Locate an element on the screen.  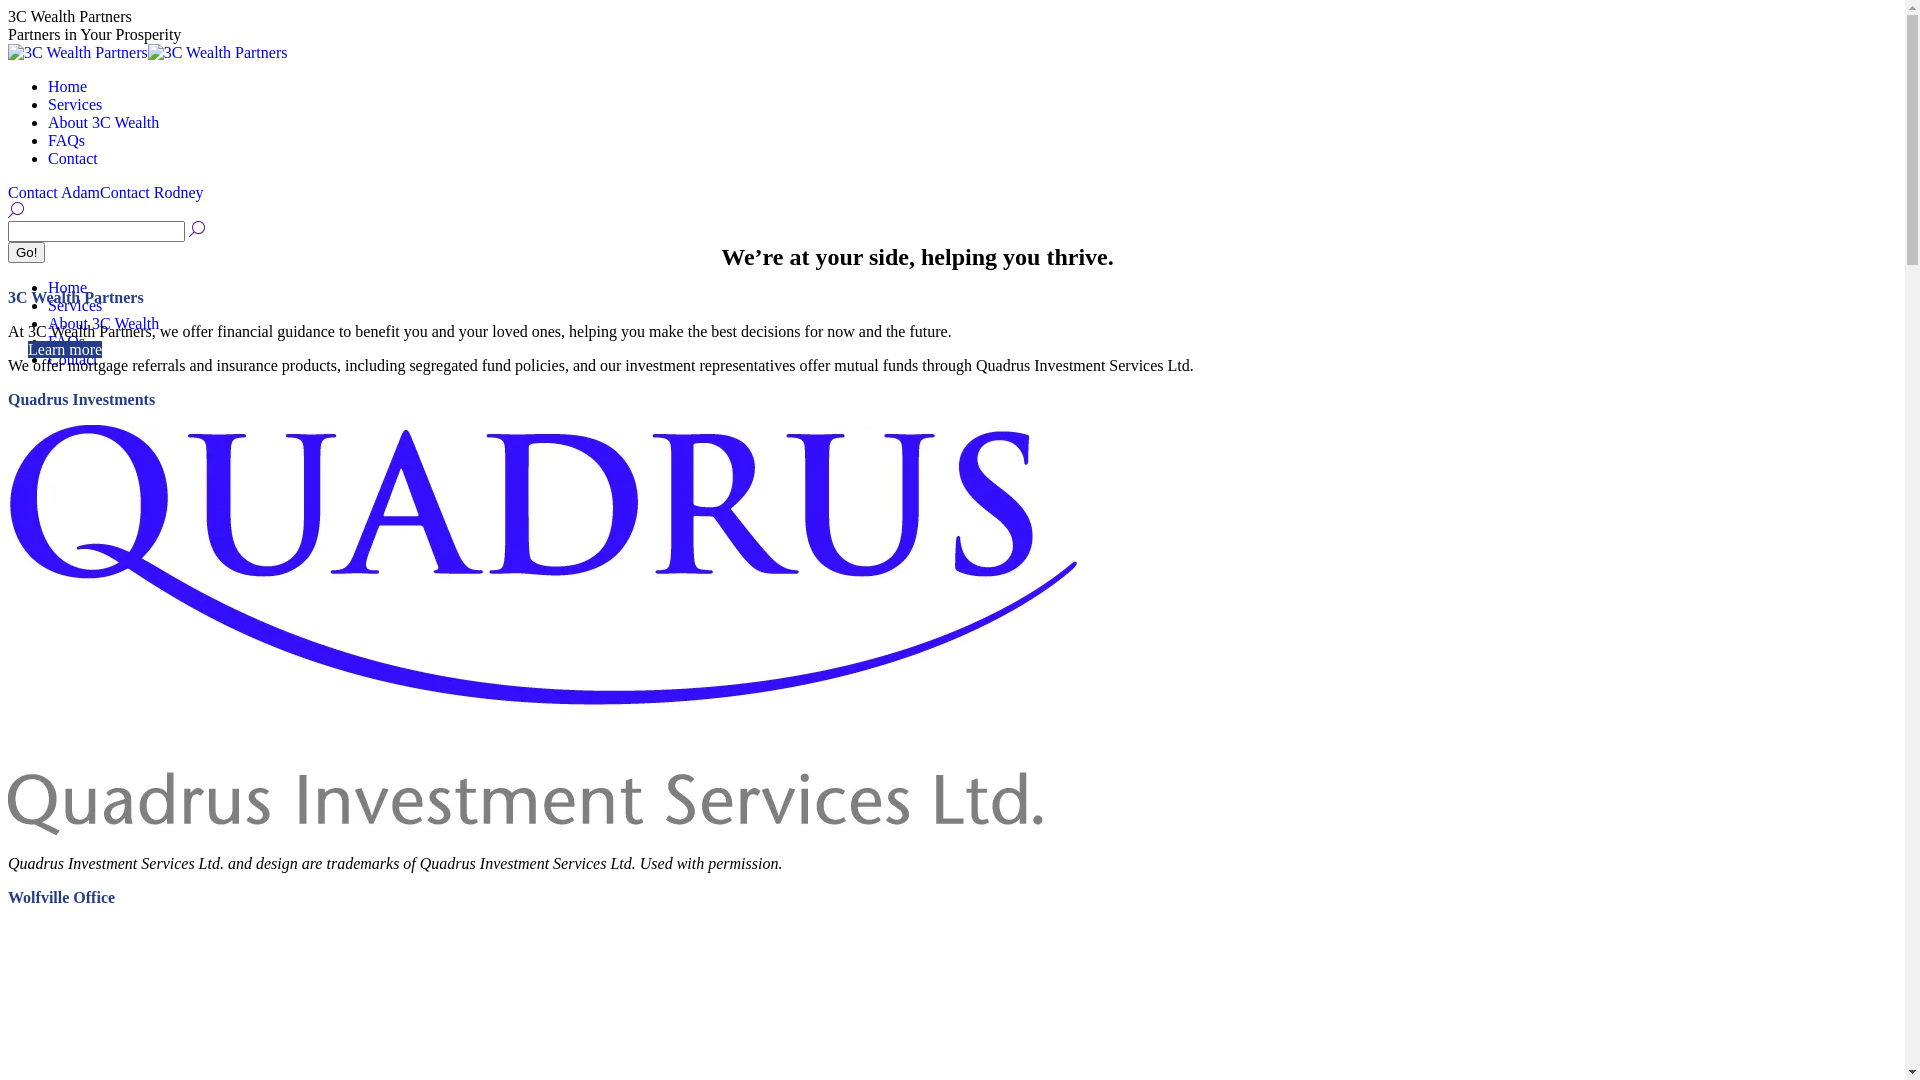
'Contact Adam' is located at coordinates (53, 192).